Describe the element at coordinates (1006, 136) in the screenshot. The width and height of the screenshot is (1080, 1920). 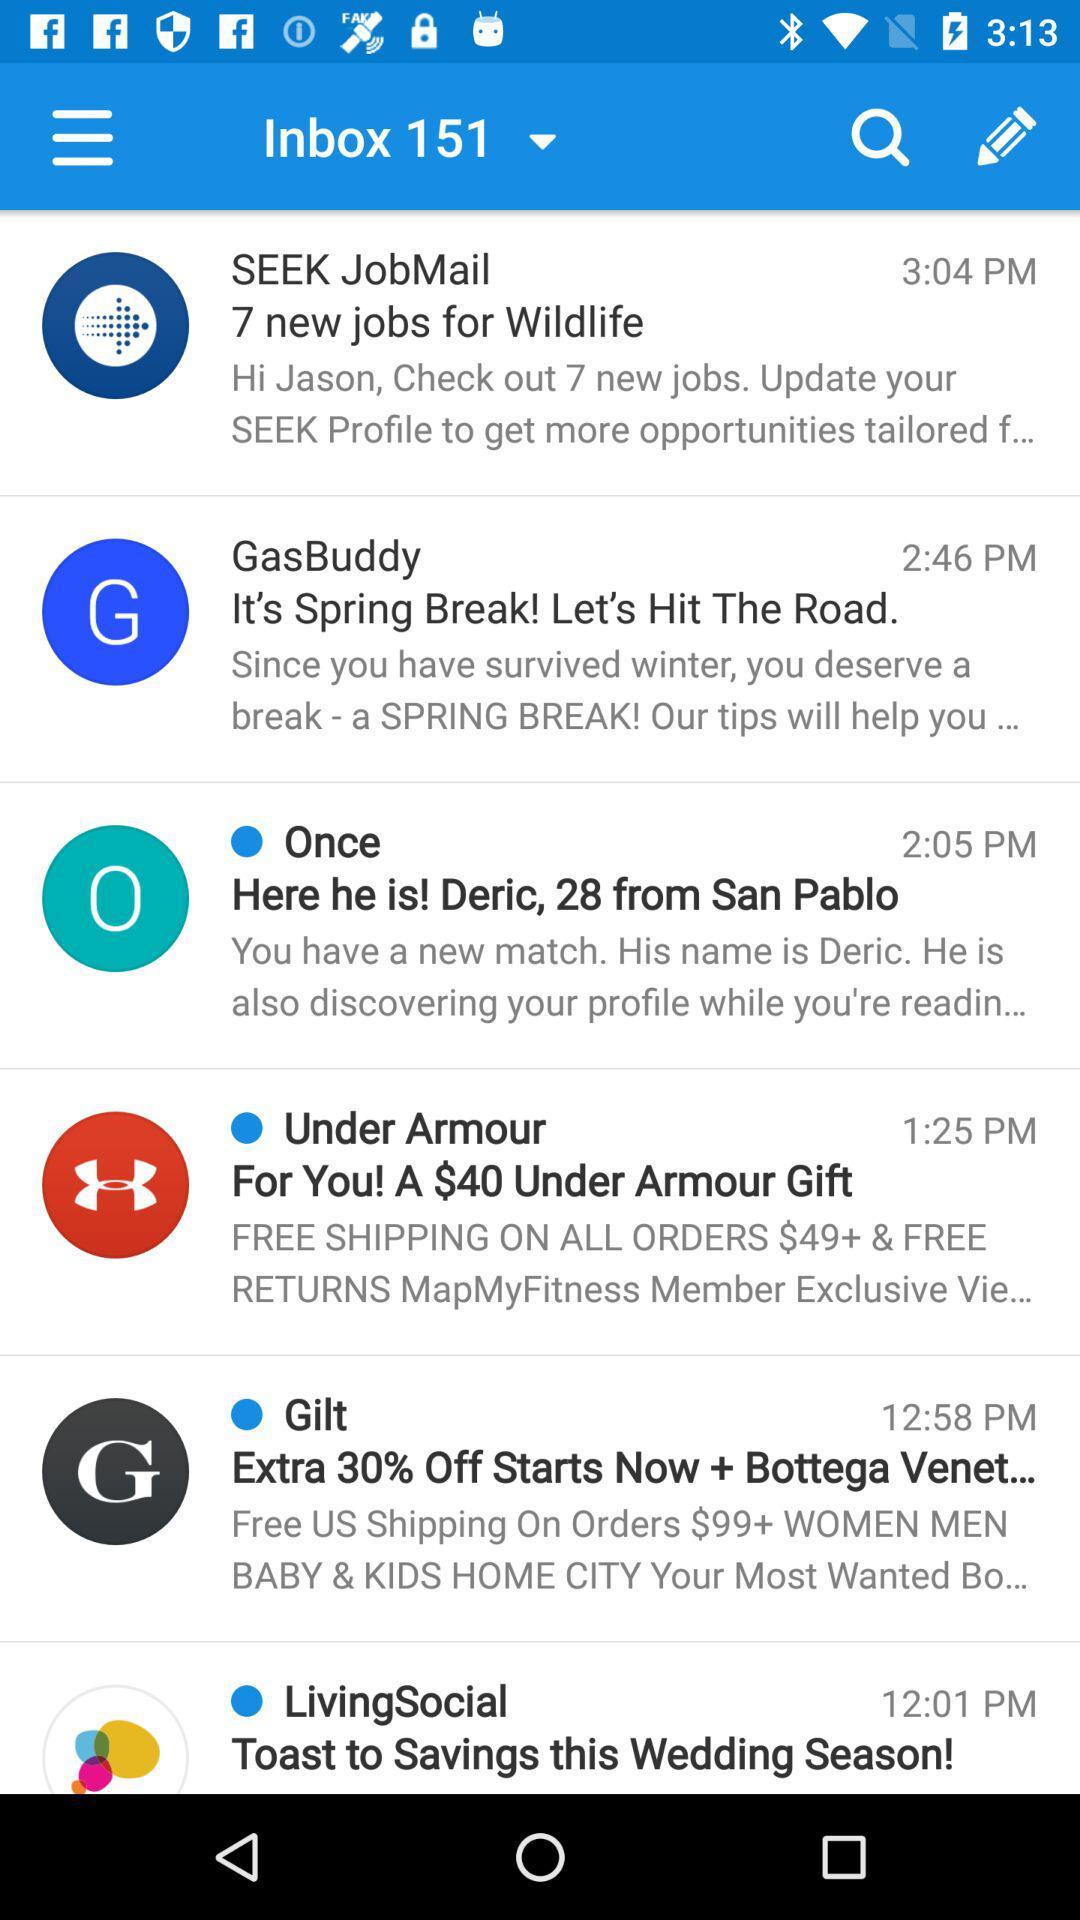
I see `the button next to search button` at that location.